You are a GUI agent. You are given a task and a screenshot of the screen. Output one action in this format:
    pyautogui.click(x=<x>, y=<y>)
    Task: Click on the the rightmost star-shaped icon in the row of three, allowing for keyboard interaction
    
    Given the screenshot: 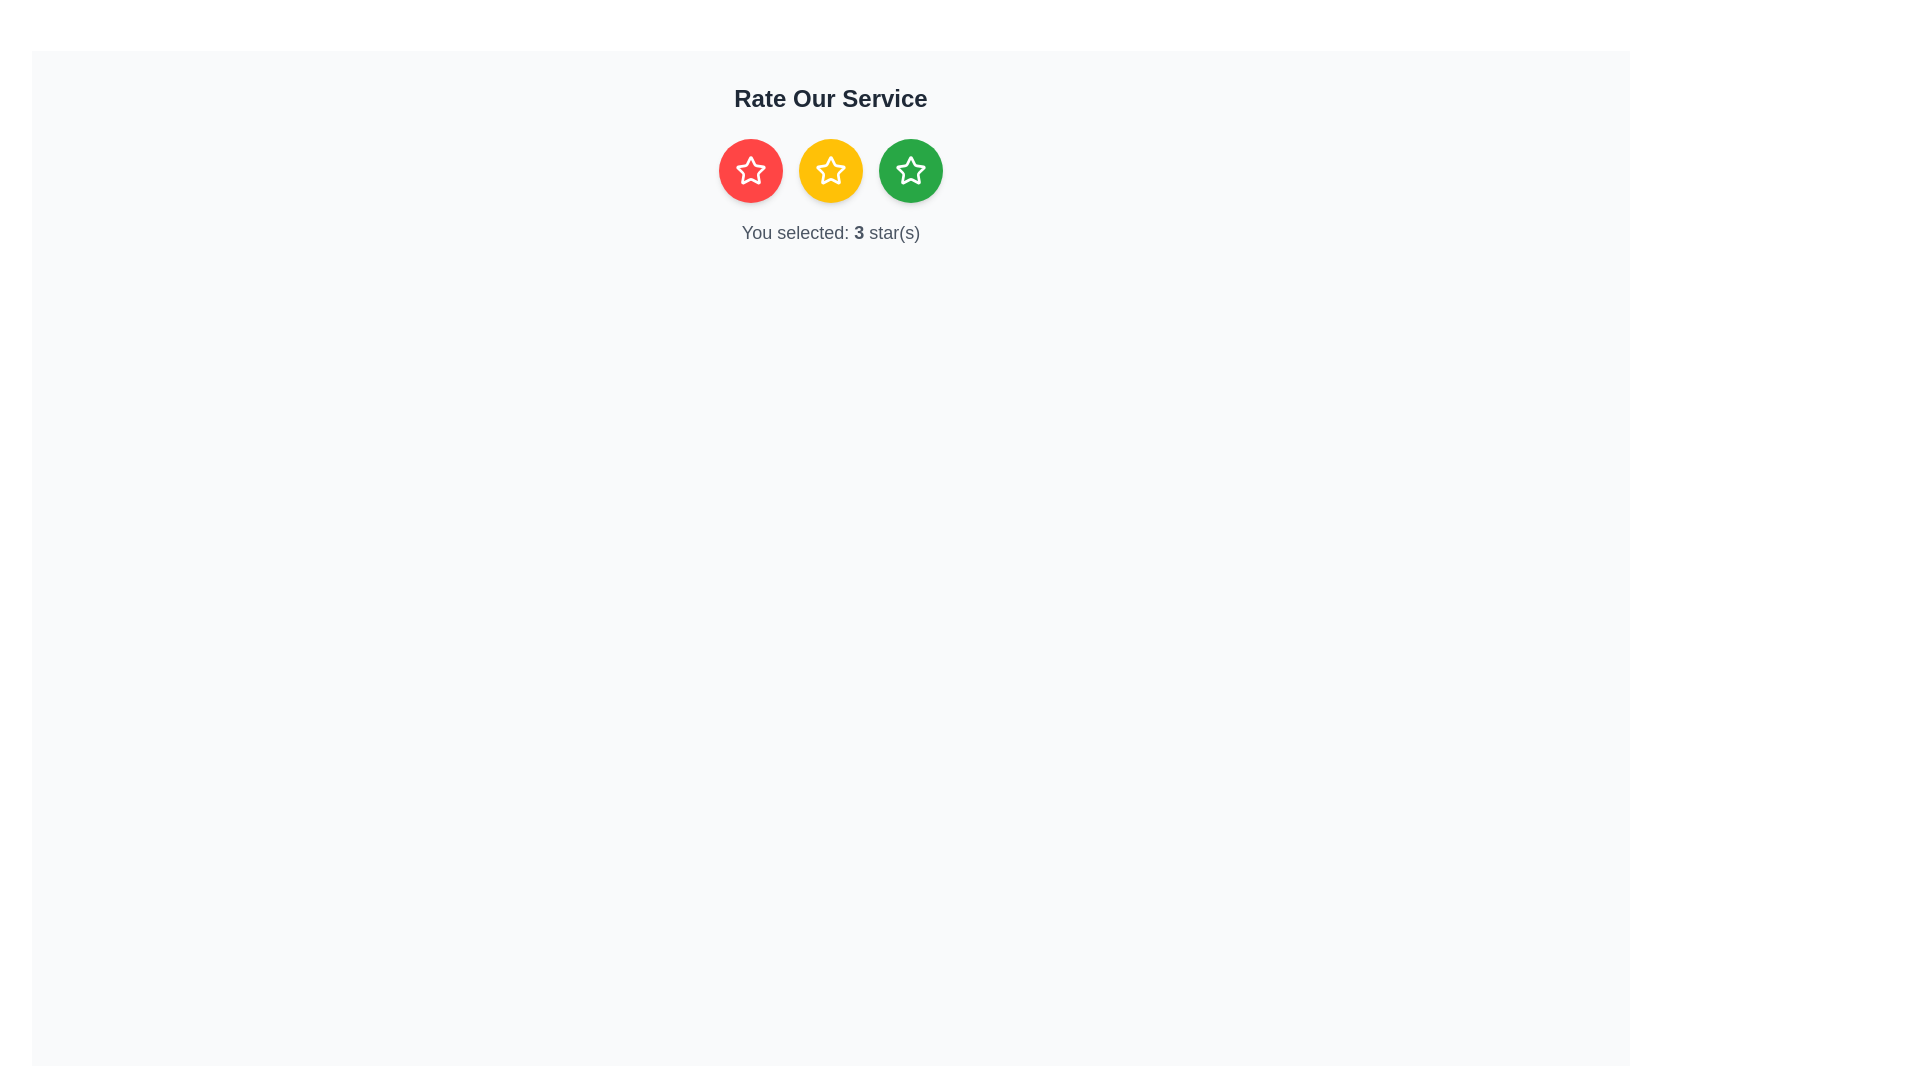 What is the action you would take?
    pyautogui.click(x=910, y=169)
    